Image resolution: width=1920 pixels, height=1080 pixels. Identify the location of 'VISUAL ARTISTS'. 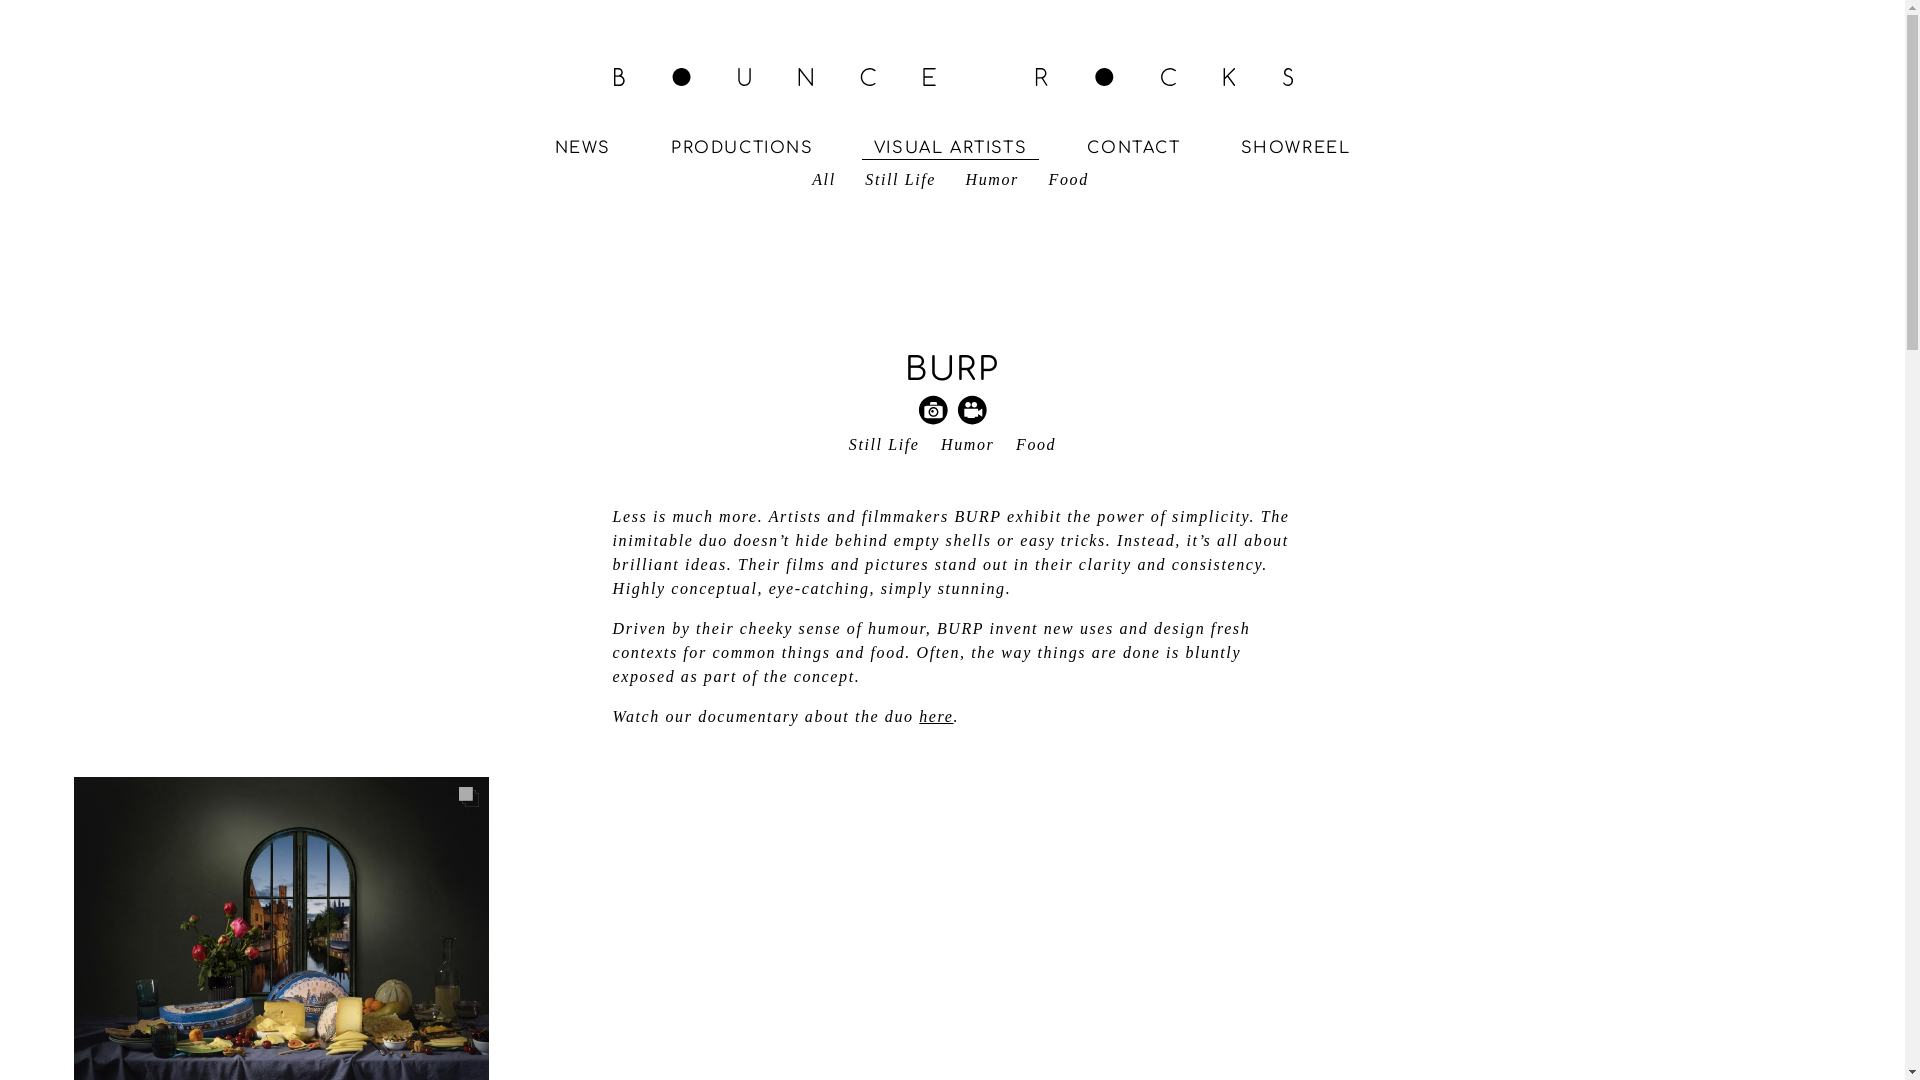
(862, 147).